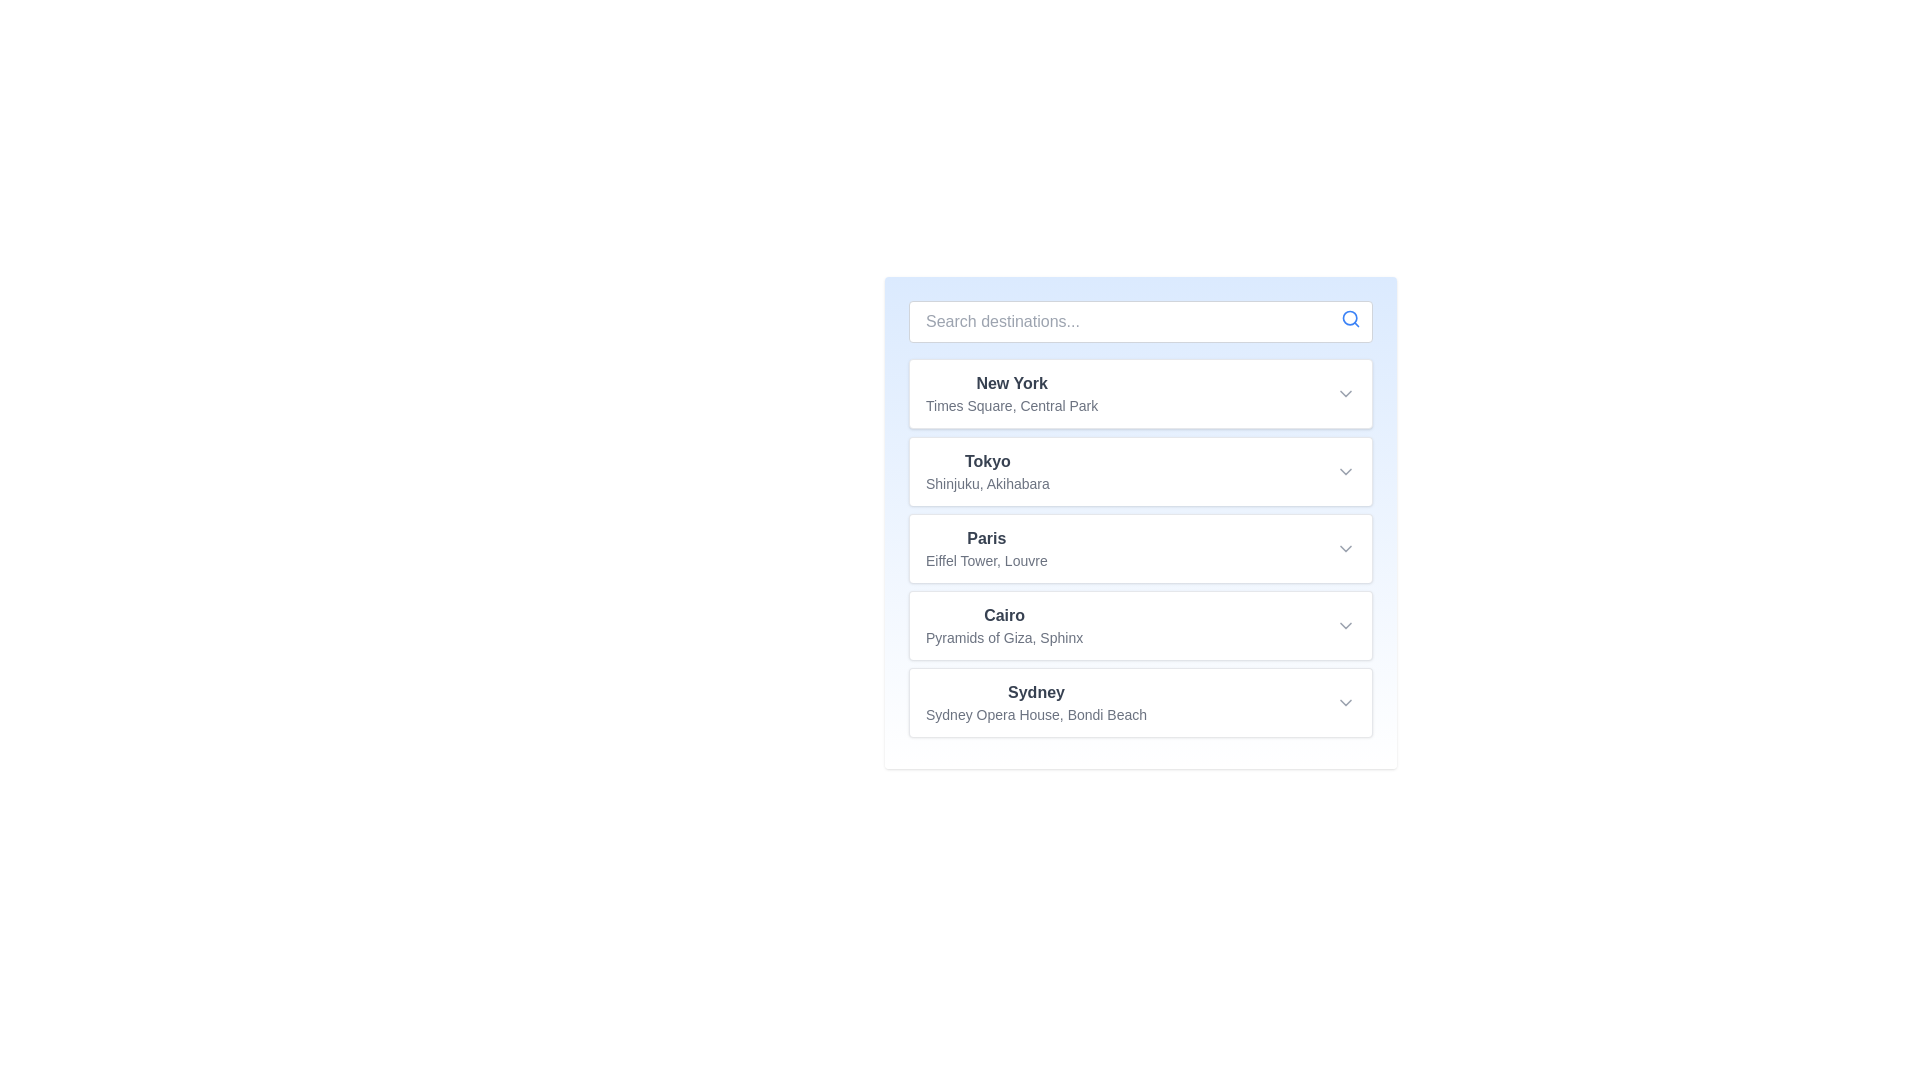 This screenshot has width=1920, height=1080. I want to click on the text label displaying 'Cairo' which is in bold styling and positioned above the labels 'Pyramids of Giza, Sphinx', so click(1004, 615).